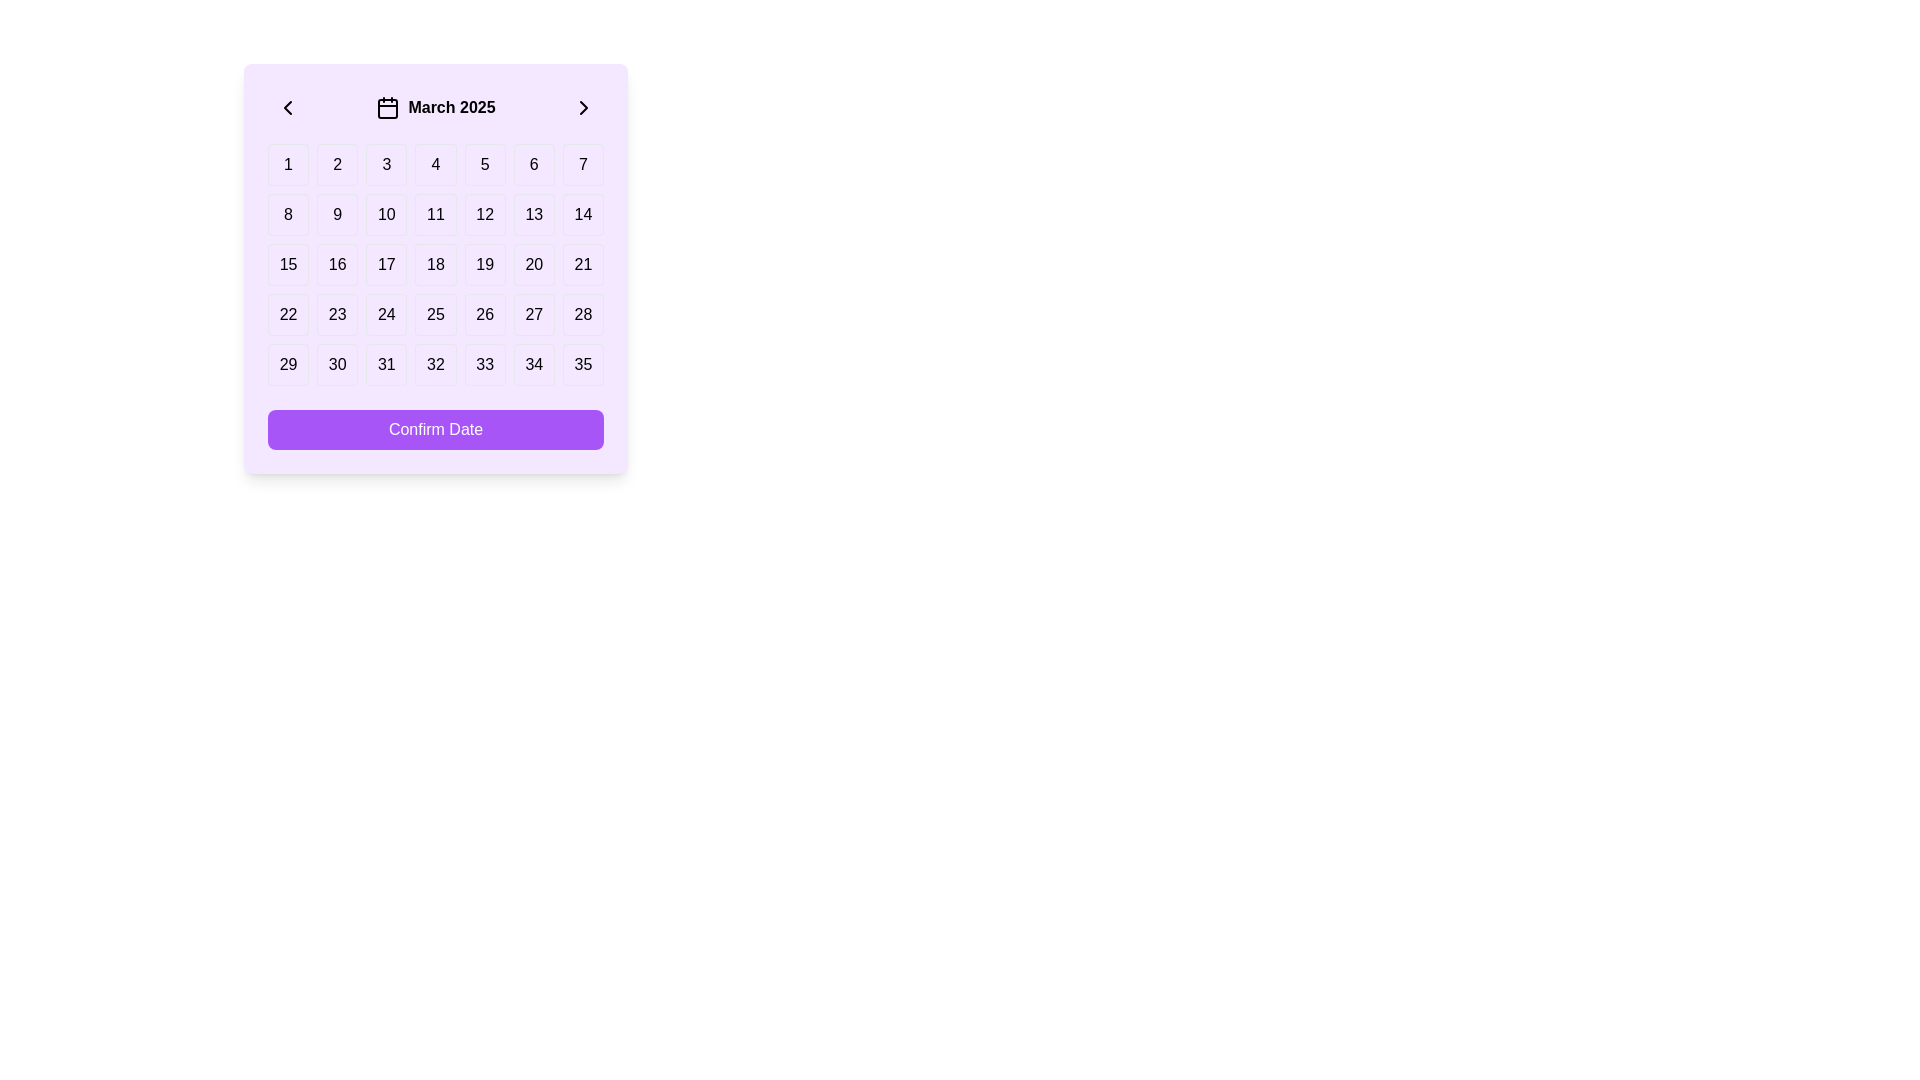  Describe the element at coordinates (435, 108) in the screenshot. I see `the text element displaying 'March 2025' which is styled with a light background and has a calendar icon on the left, located in the top horizontal row of the date picker interface` at that location.